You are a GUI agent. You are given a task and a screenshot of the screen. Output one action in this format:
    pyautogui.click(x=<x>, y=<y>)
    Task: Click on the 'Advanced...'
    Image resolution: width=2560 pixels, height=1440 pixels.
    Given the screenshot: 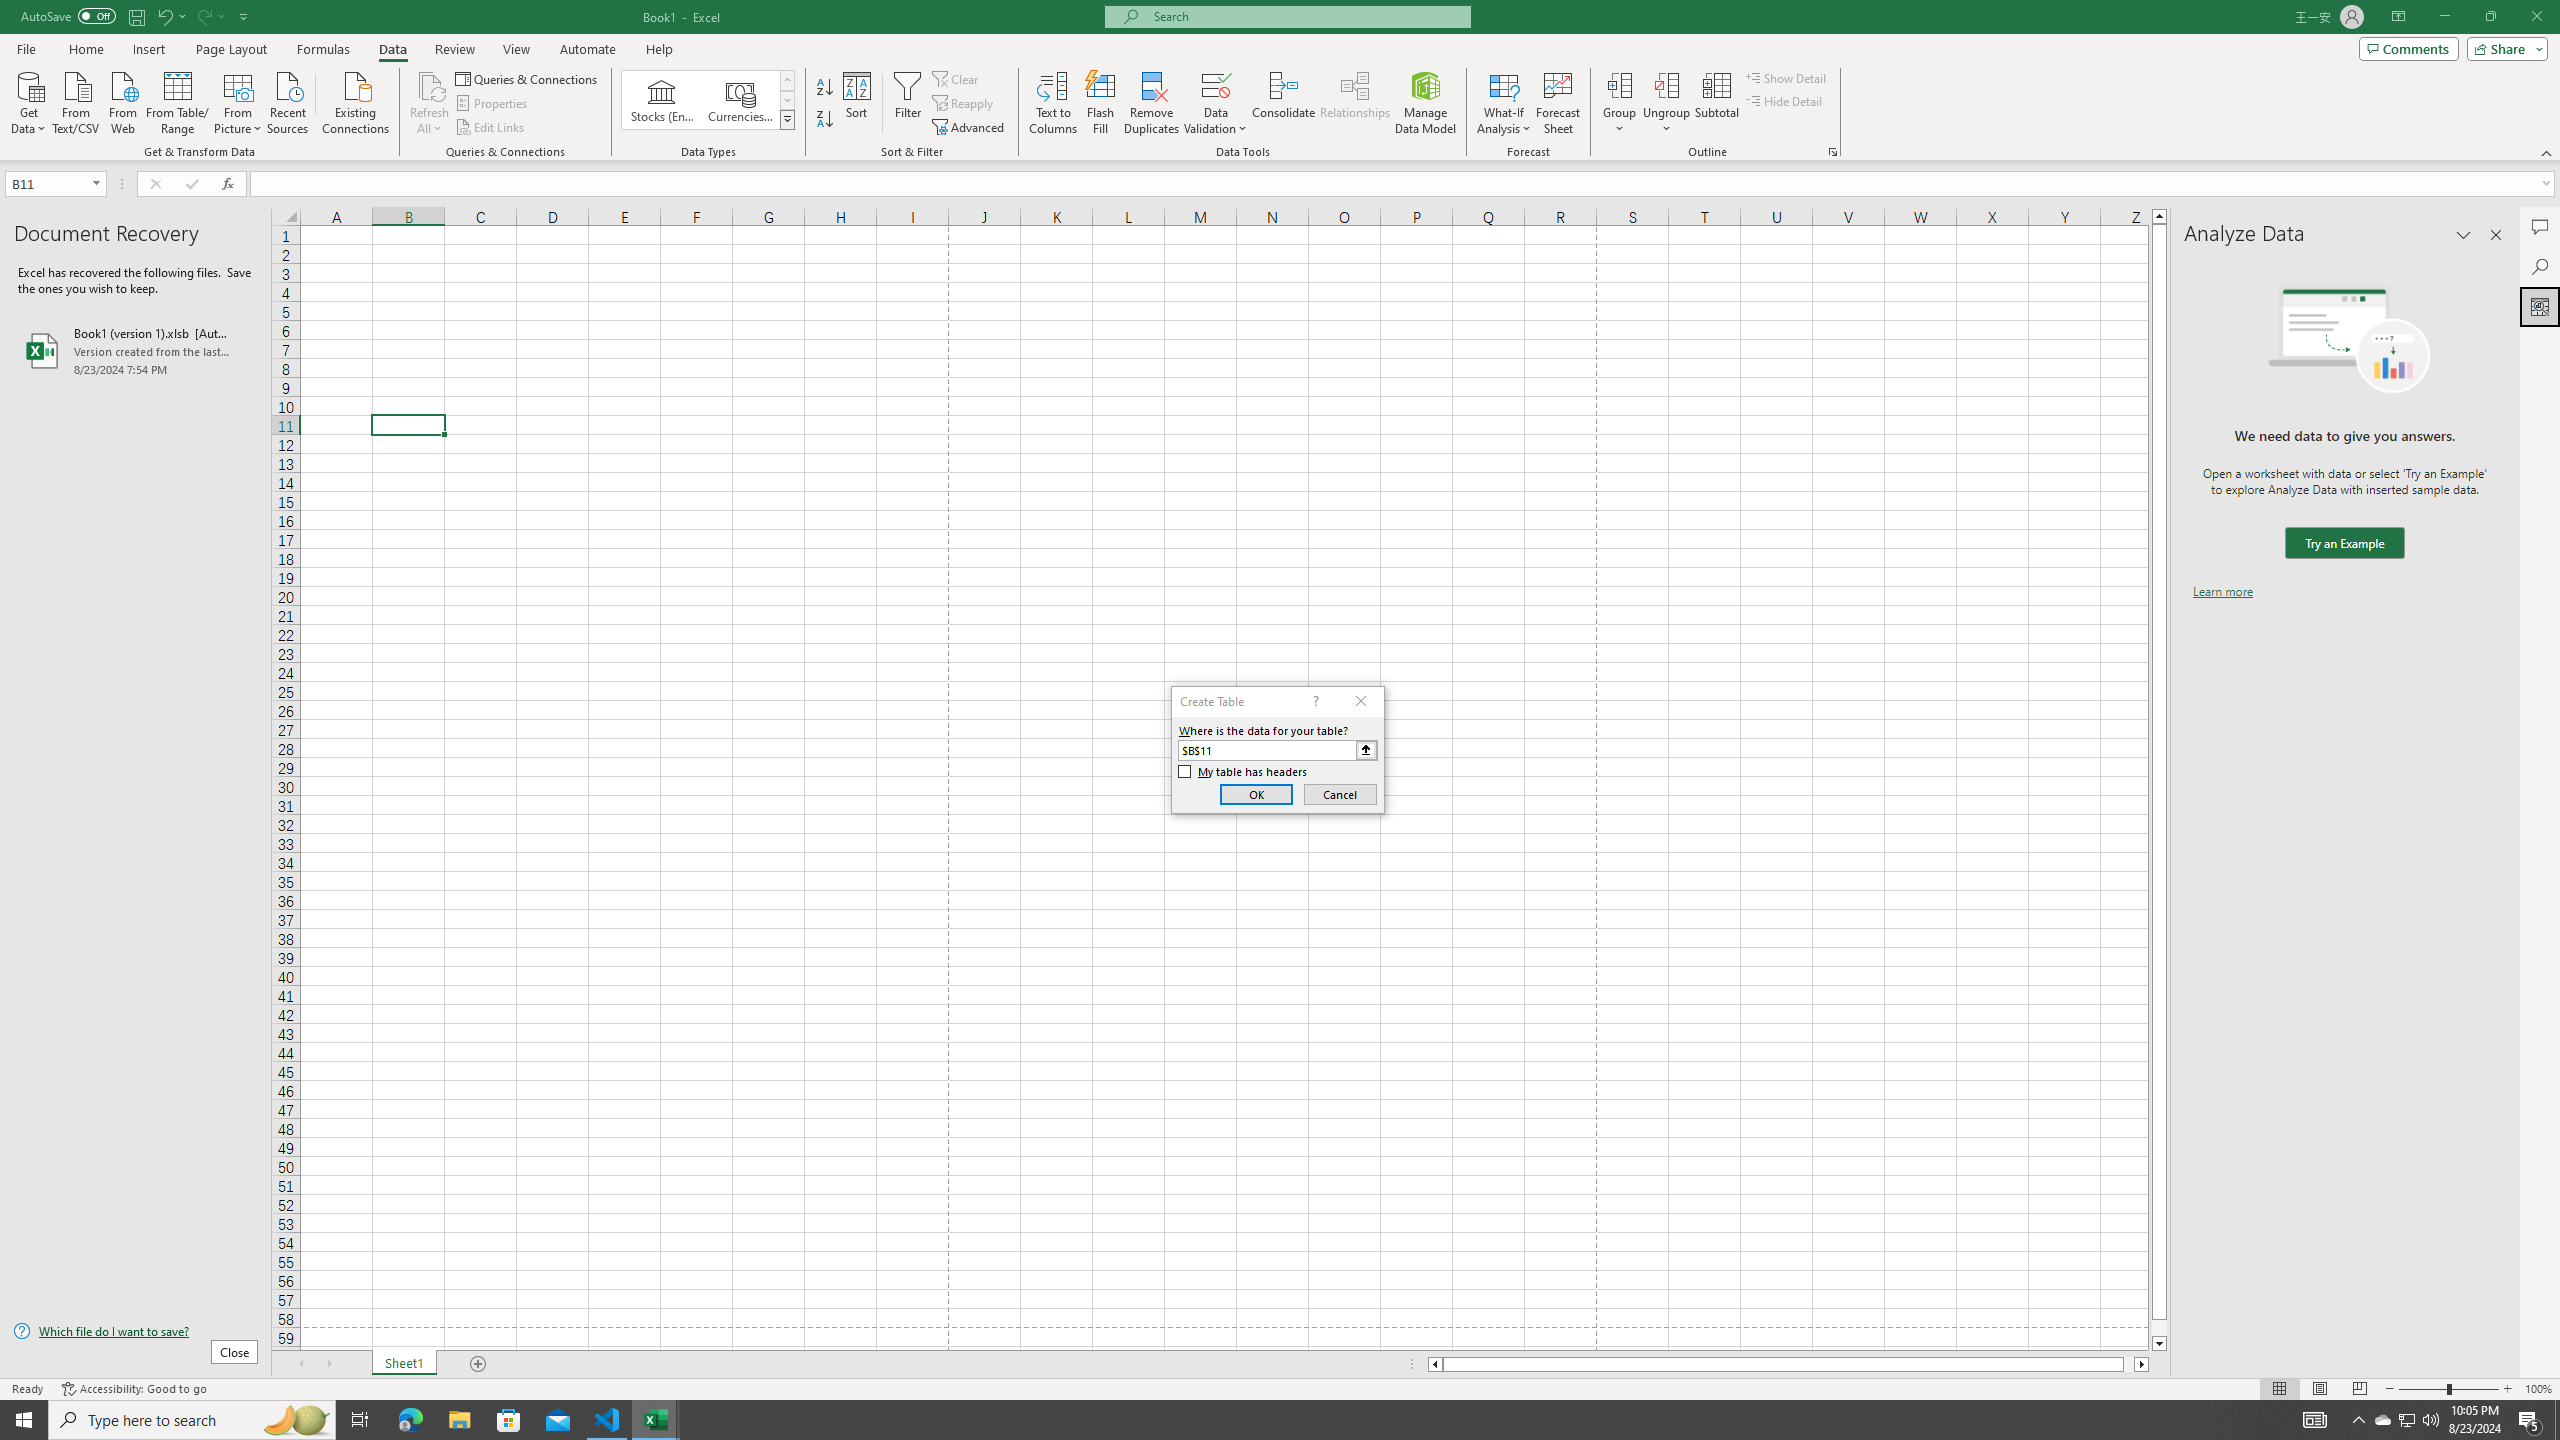 What is the action you would take?
    pyautogui.click(x=970, y=127)
    